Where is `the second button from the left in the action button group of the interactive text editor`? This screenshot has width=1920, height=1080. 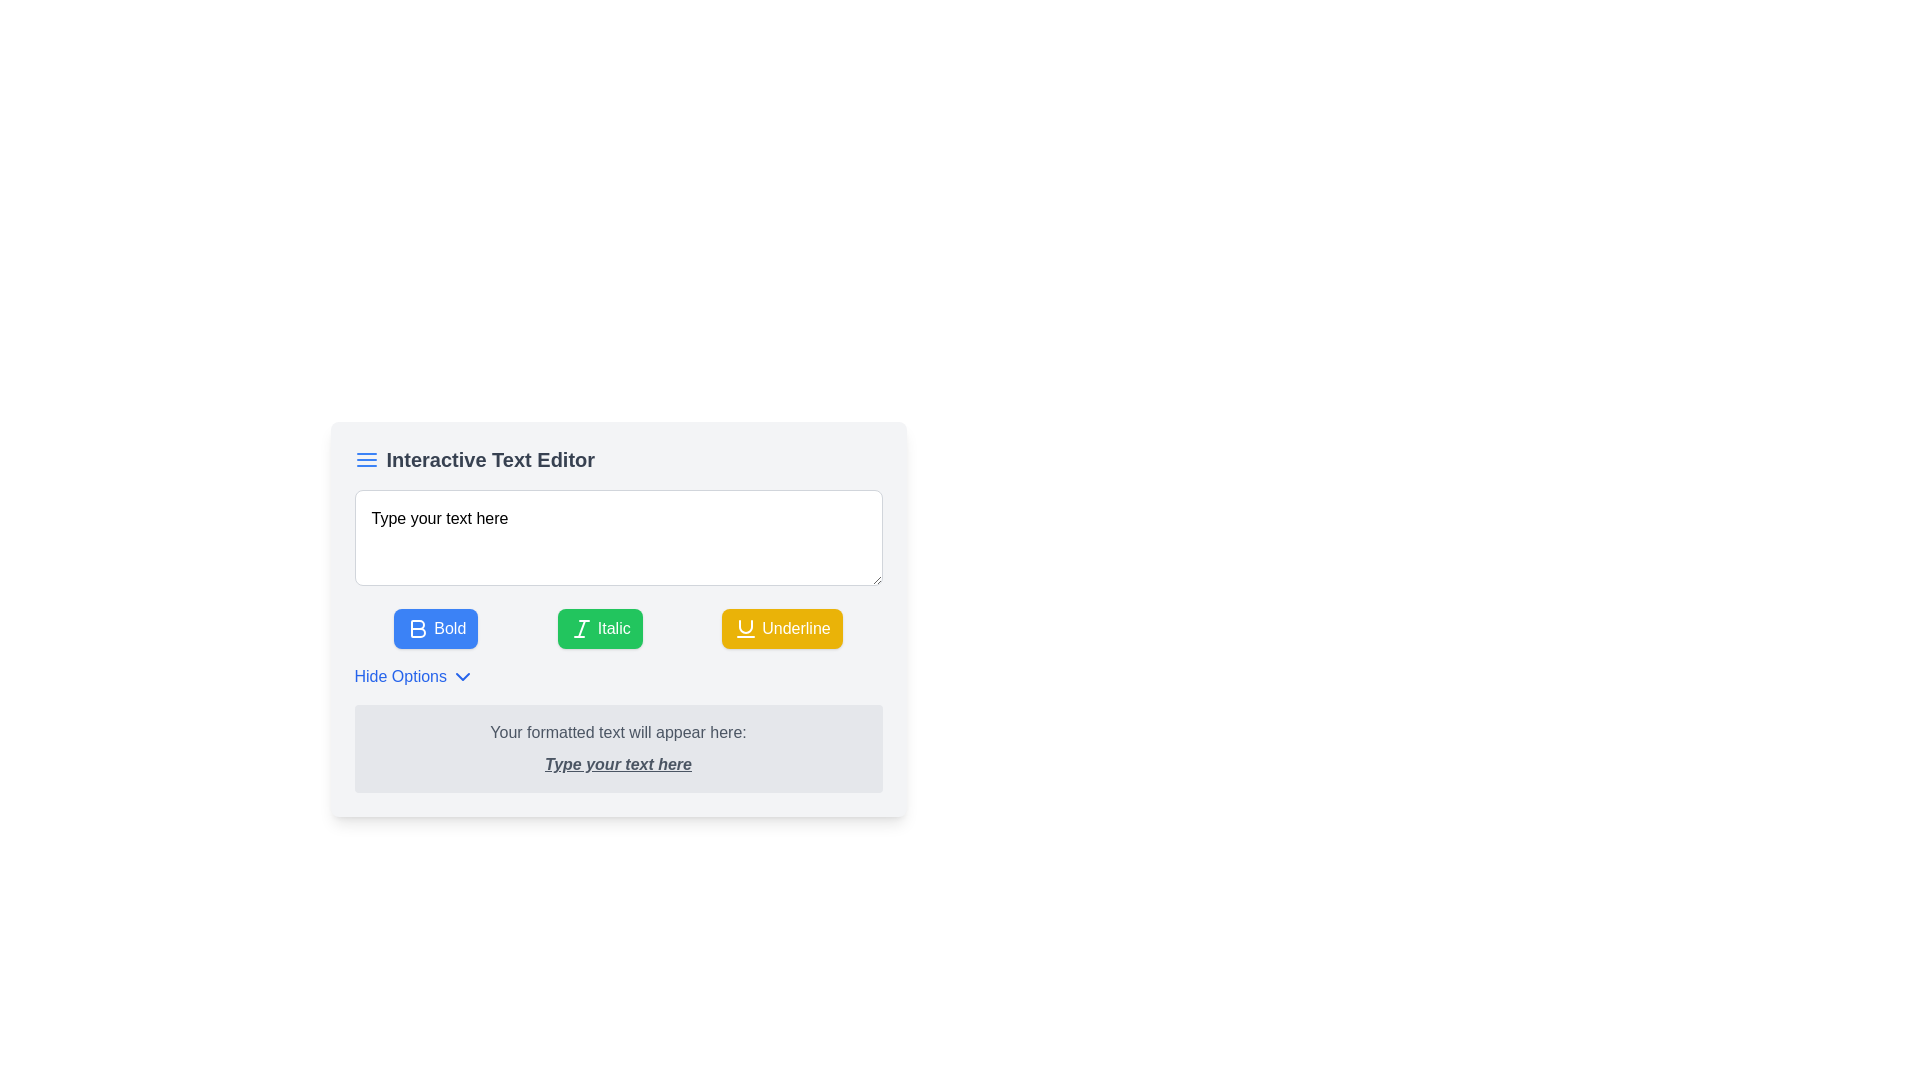 the second button from the left in the action button group of the interactive text editor is located at coordinates (617, 627).